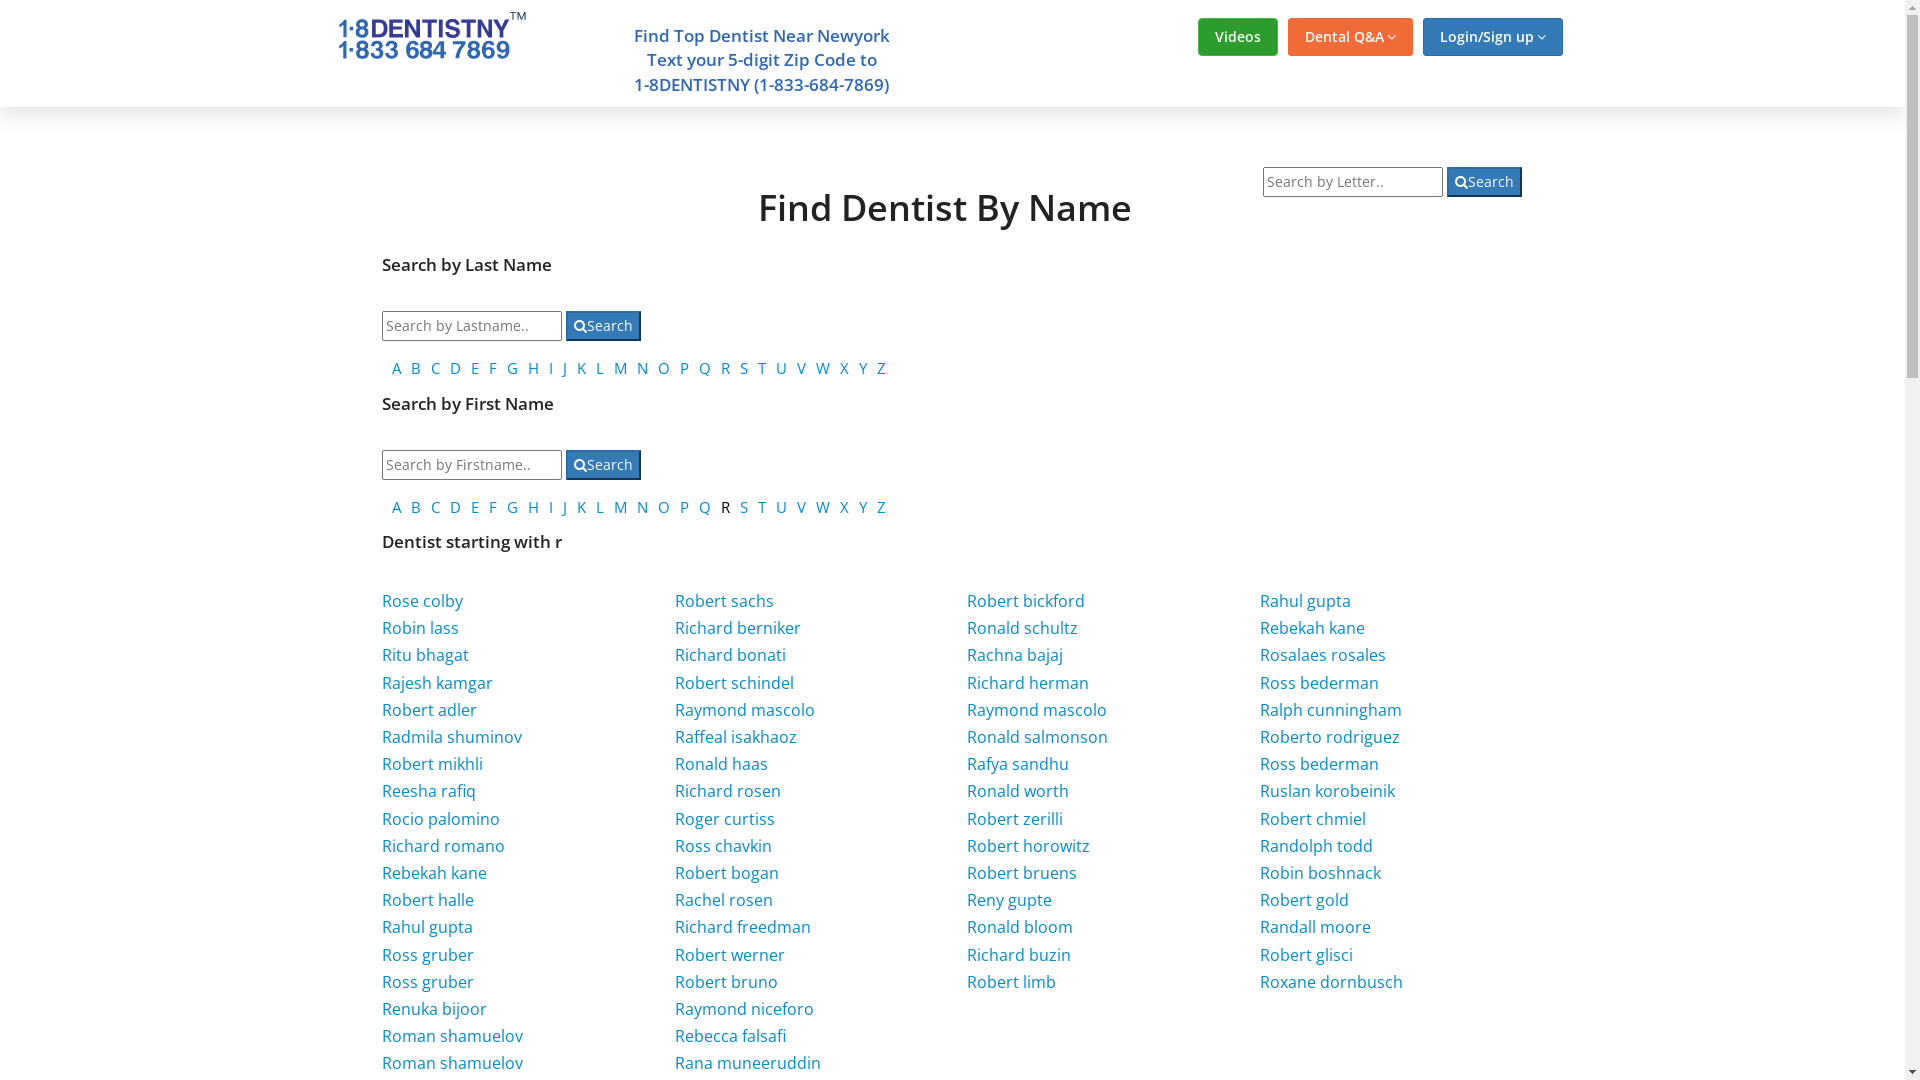 Image resolution: width=1920 pixels, height=1080 pixels. Describe the element at coordinates (1323, 655) in the screenshot. I see `'Rosalaes rosales'` at that location.